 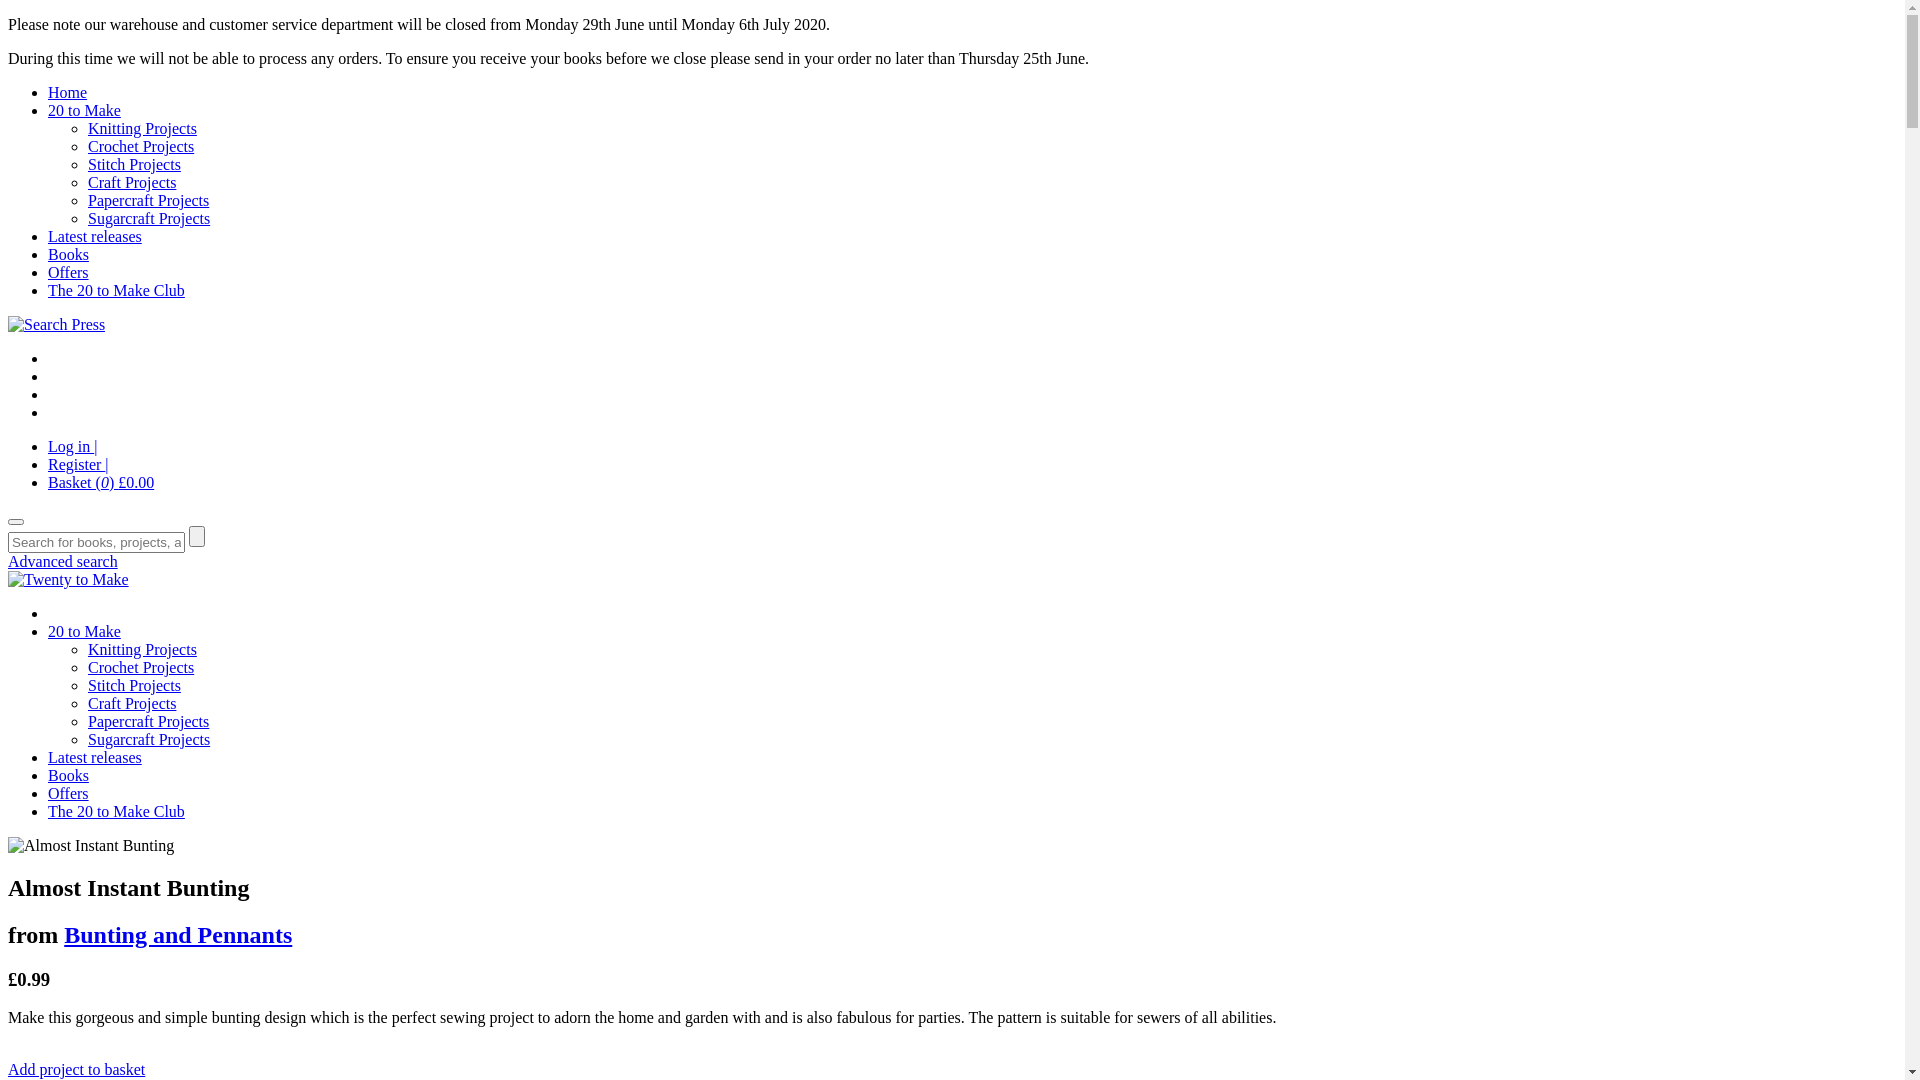 I want to click on '20 to Make', so click(x=83, y=110).